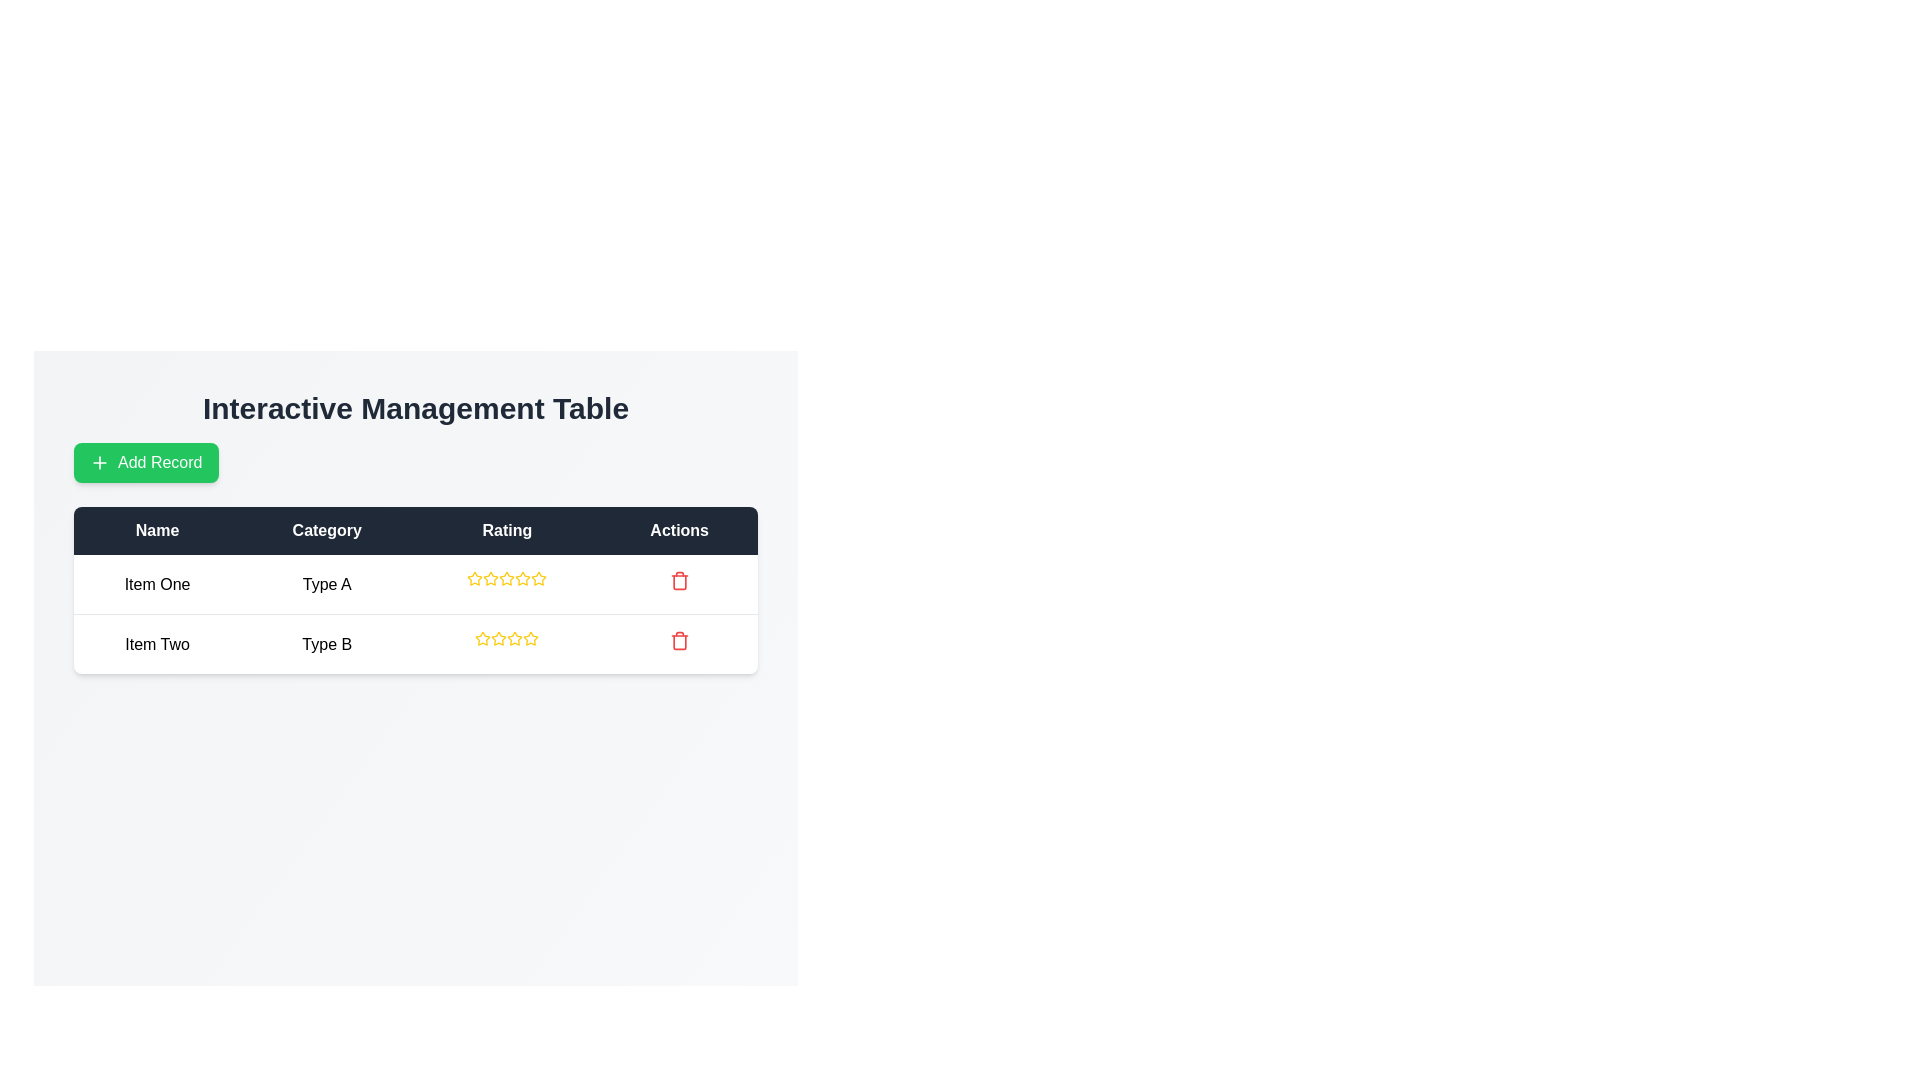 The image size is (1920, 1080). What do you see at coordinates (499, 639) in the screenshot?
I see `the third star in the second row of the star rating component` at bounding box center [499, 639].